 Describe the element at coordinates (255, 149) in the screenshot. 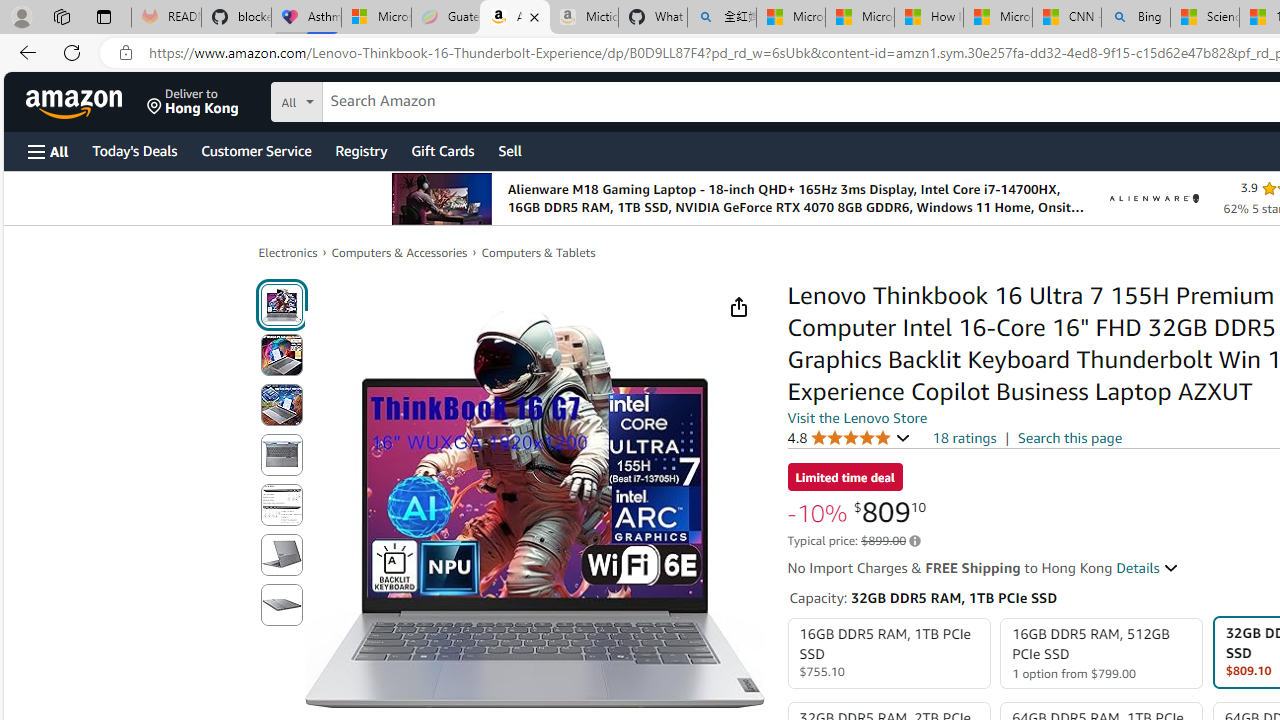

I see `'Customer Service'` at that location.